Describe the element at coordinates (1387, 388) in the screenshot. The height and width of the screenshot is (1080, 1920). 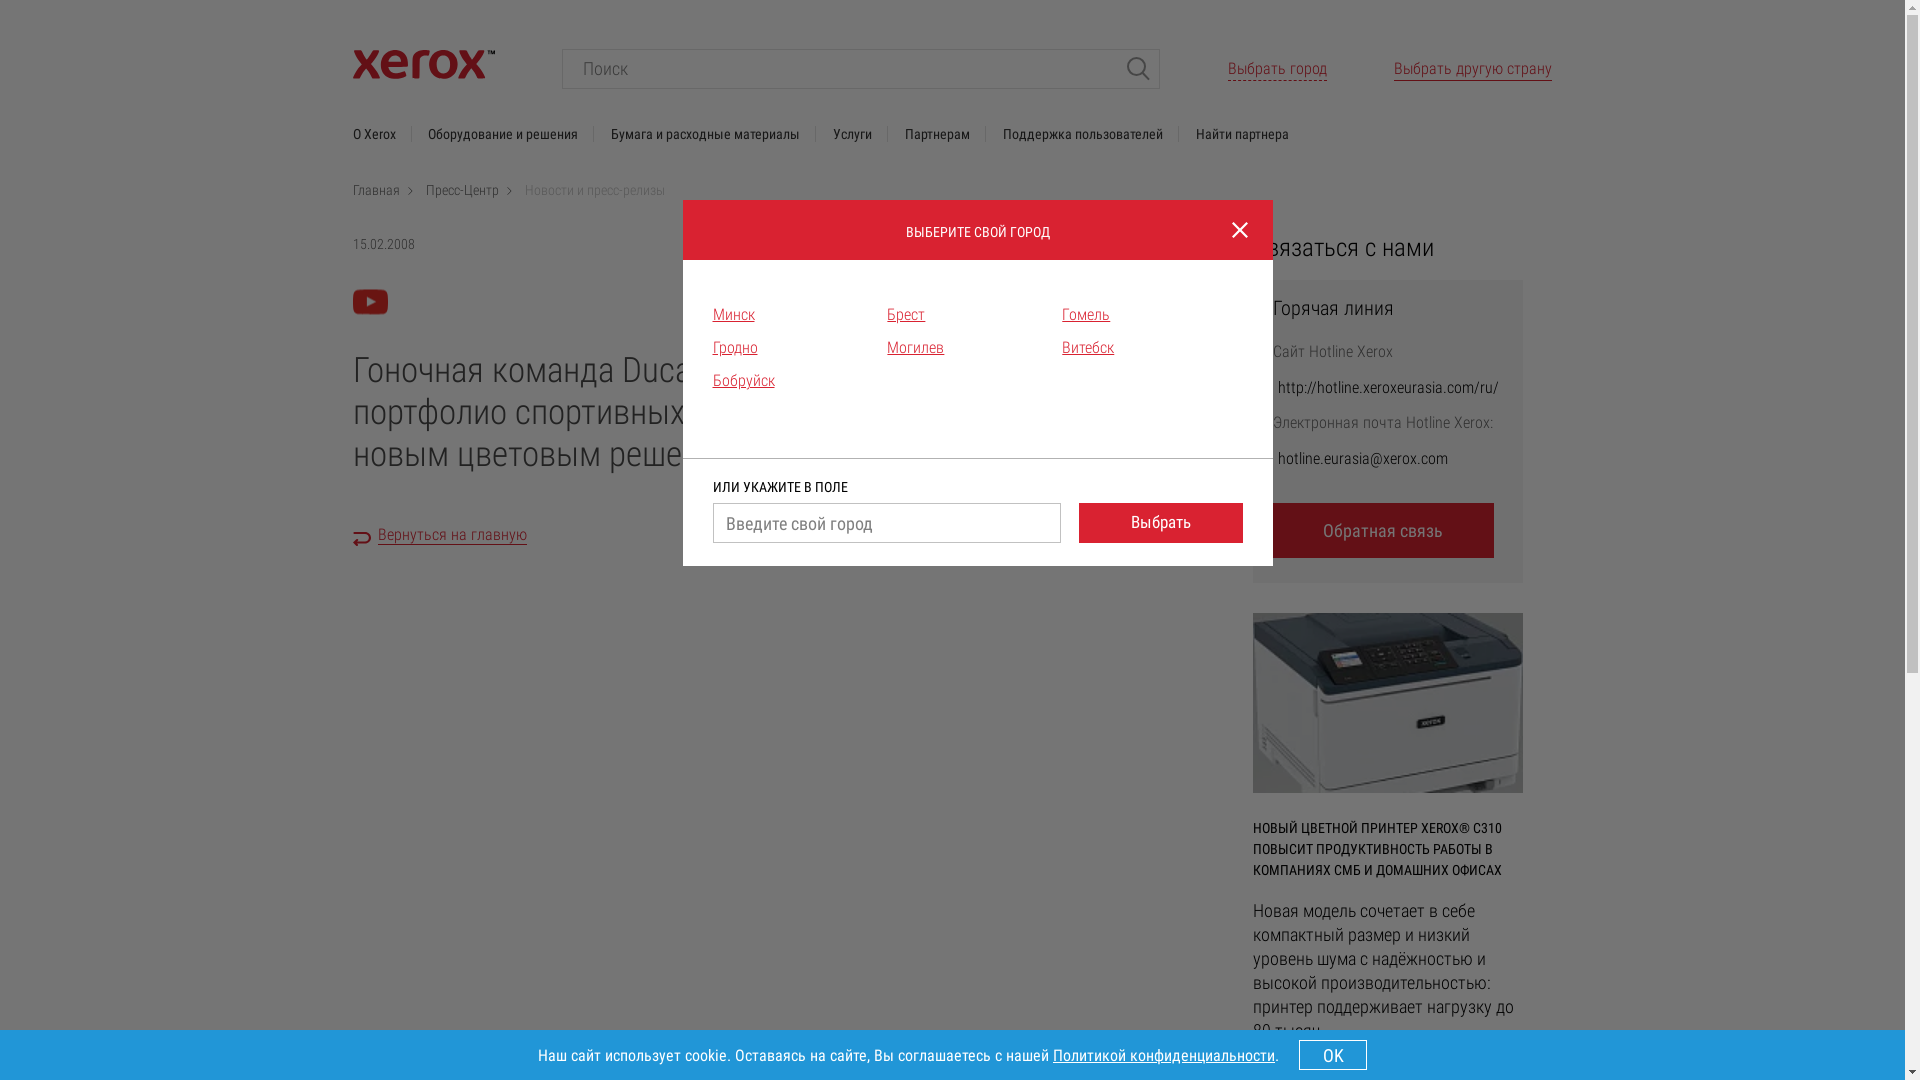
I see `'http://hotline.xeroxeurasia.com/ru/'` at that location.